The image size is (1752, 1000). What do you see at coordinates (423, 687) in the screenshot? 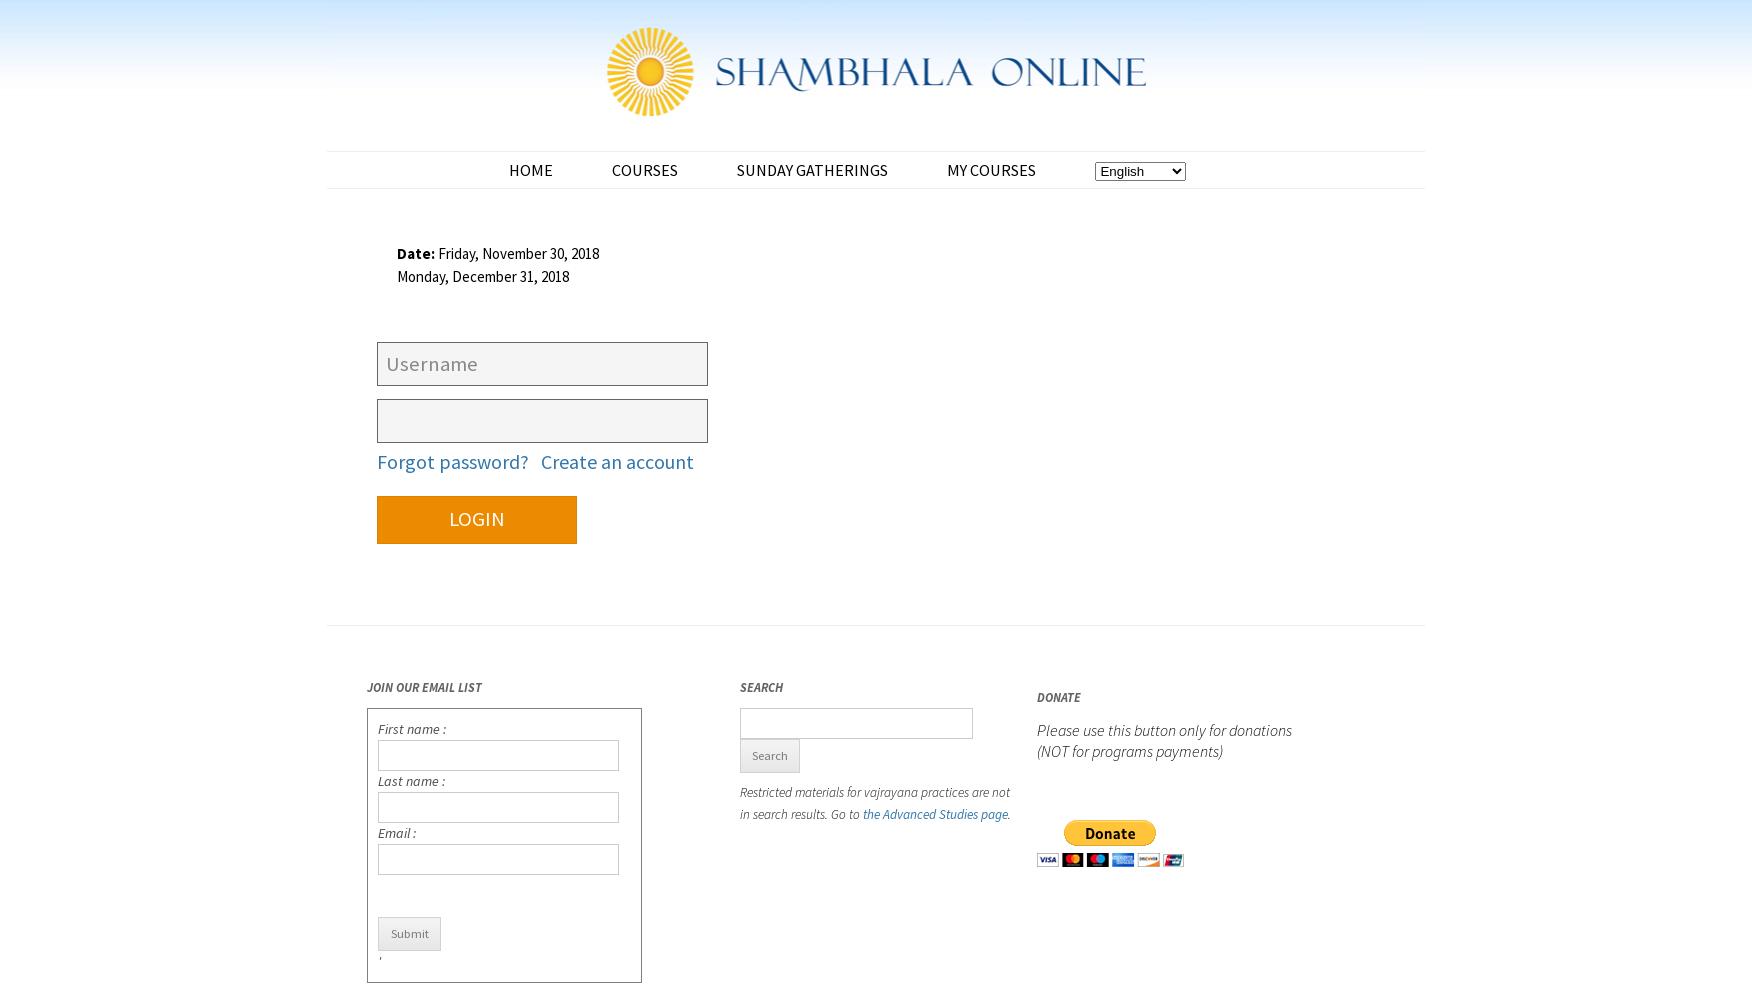
I see `'Join Our Email List'` at bounding box center [423, 687].